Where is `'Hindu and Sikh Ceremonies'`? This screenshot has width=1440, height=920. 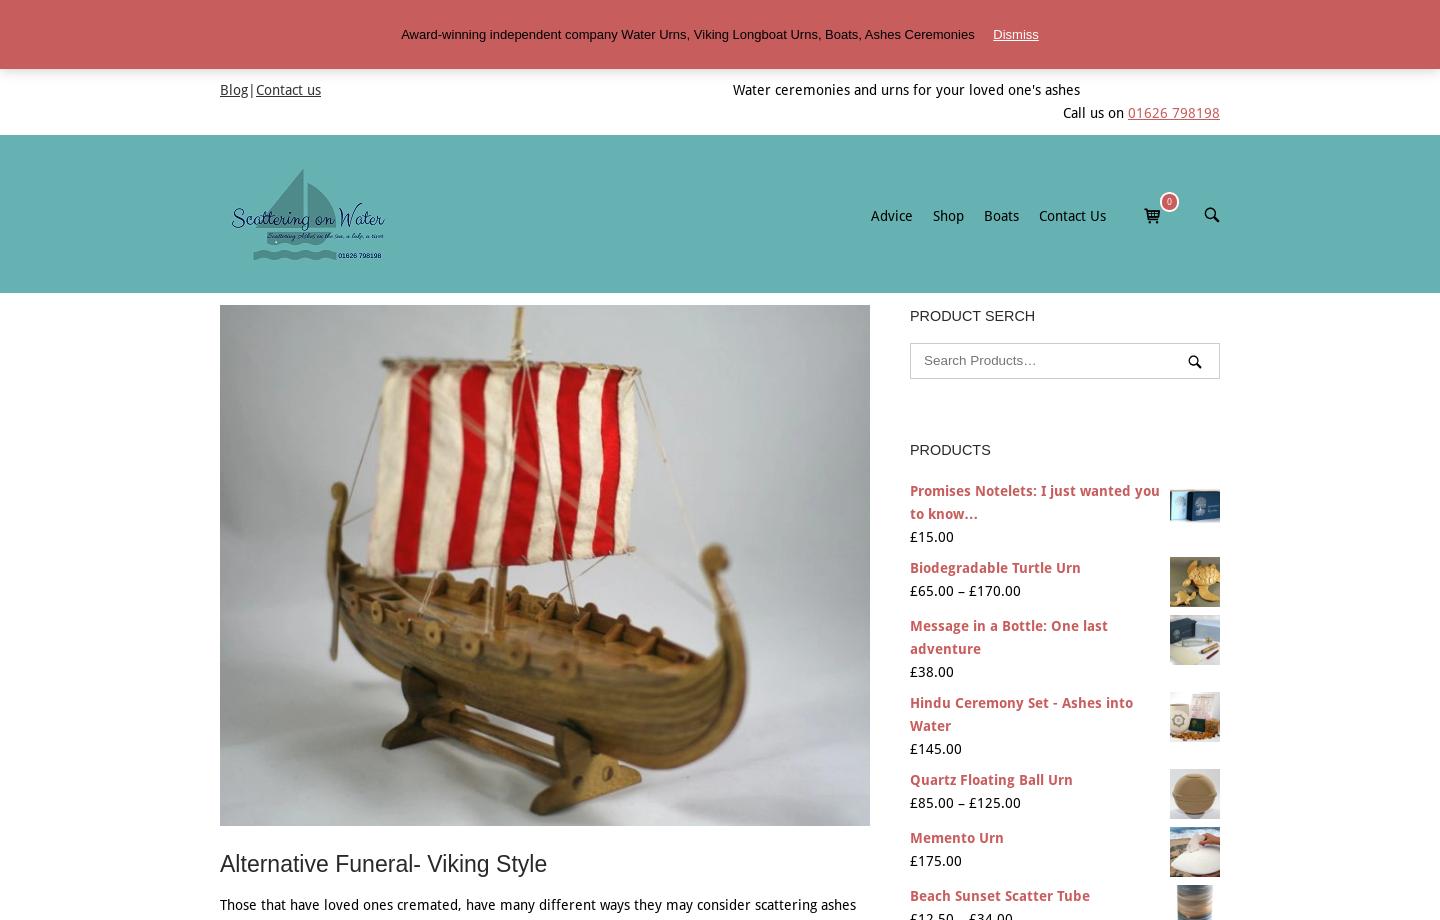 'Hindu and Sikh Ceremonies' is located at coordinates (921, 324).